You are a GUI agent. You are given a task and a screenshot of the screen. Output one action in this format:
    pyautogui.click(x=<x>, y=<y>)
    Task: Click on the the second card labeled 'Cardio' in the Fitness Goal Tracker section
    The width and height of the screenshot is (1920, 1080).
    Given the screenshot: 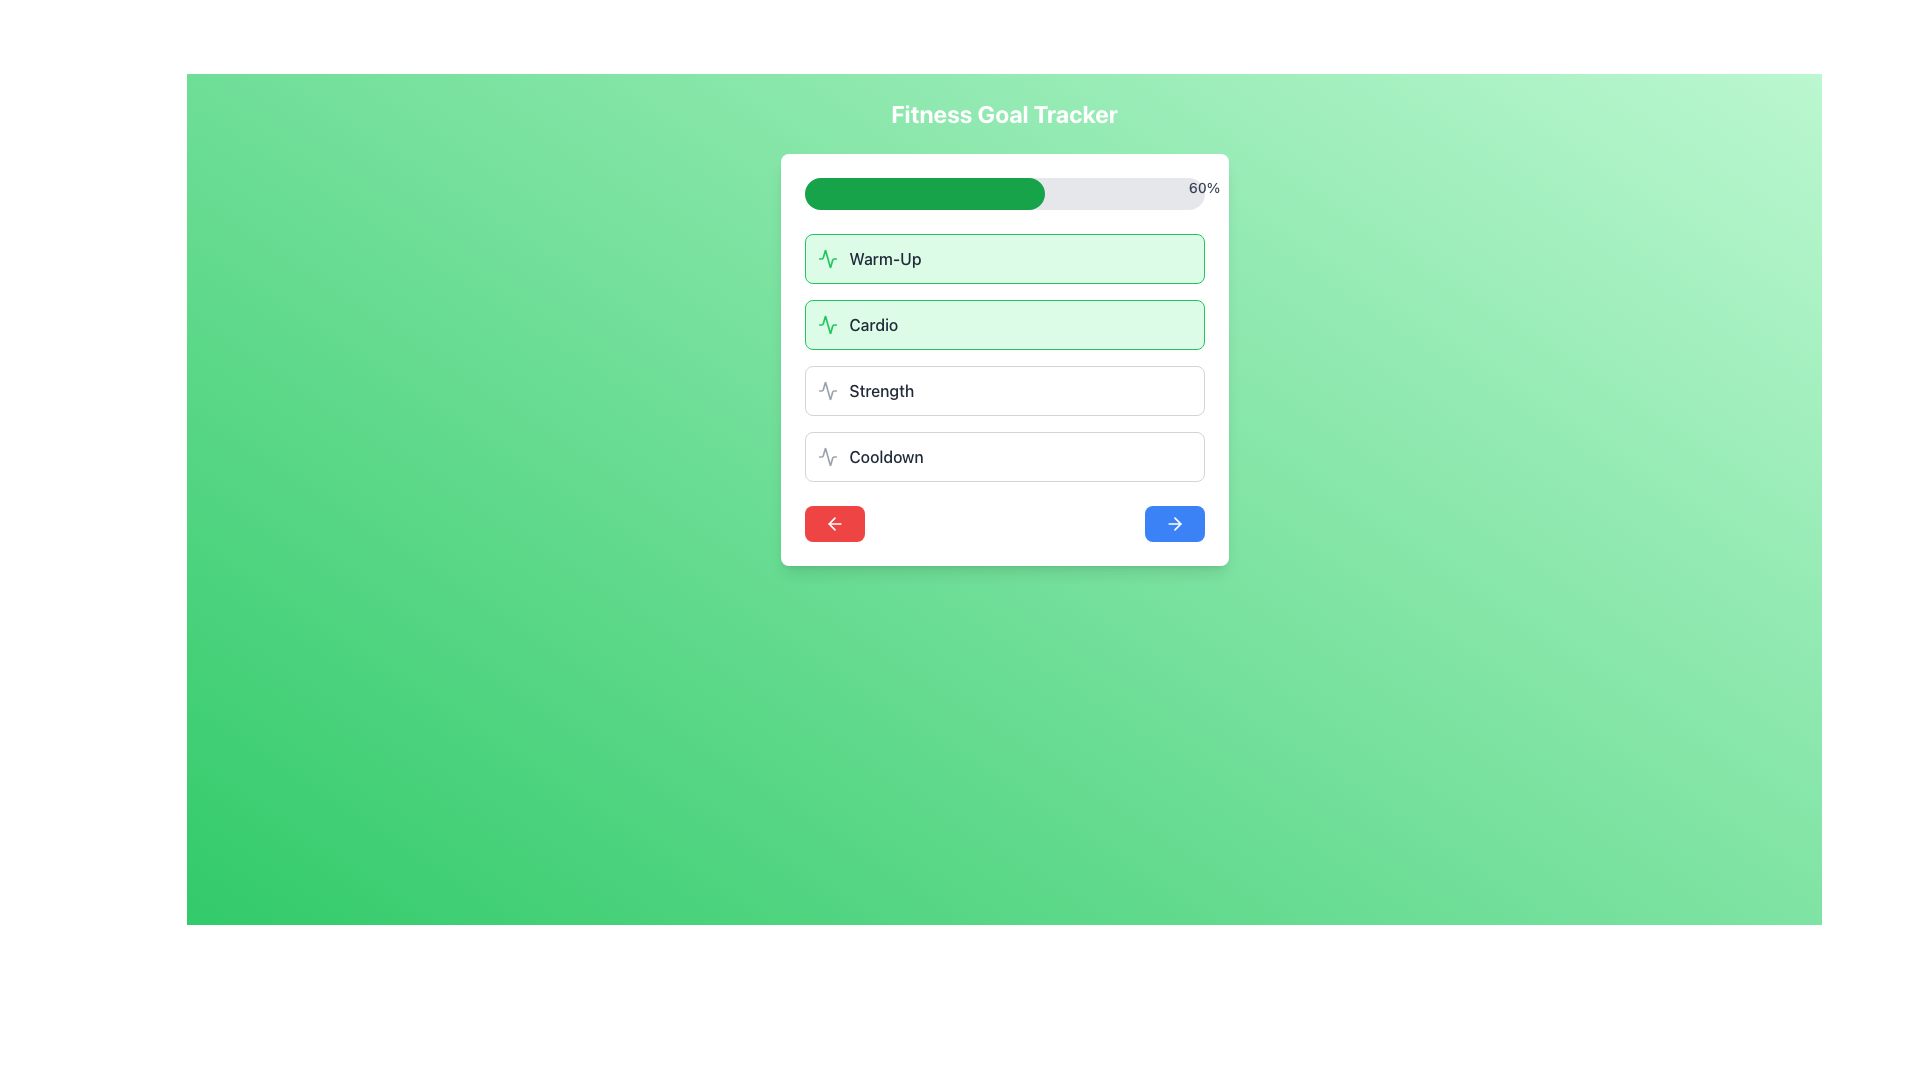 What is the action you would take?
    pyautogui.click(x=1004, y=323)
    